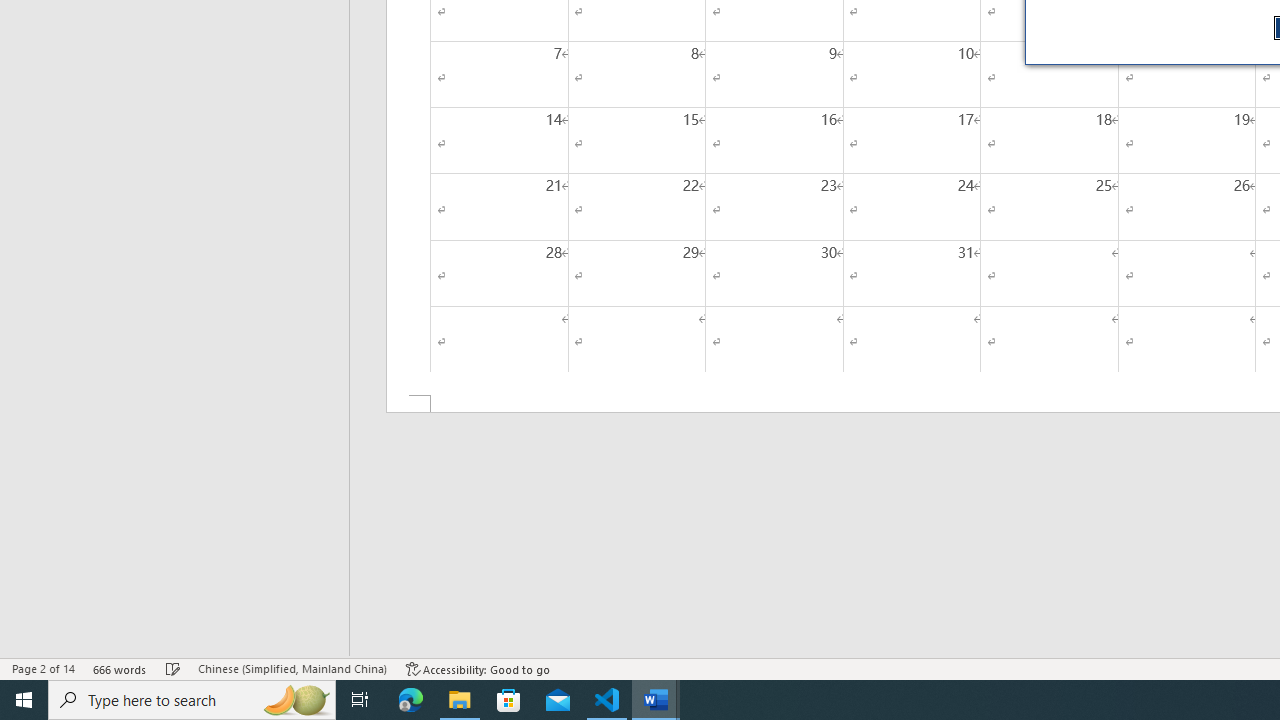  What do you see at coordinates (291, 669) in the screenshot?
I see `'Language Chinese (Simplified, Mainland China)'` at bounding box center [291, 669].